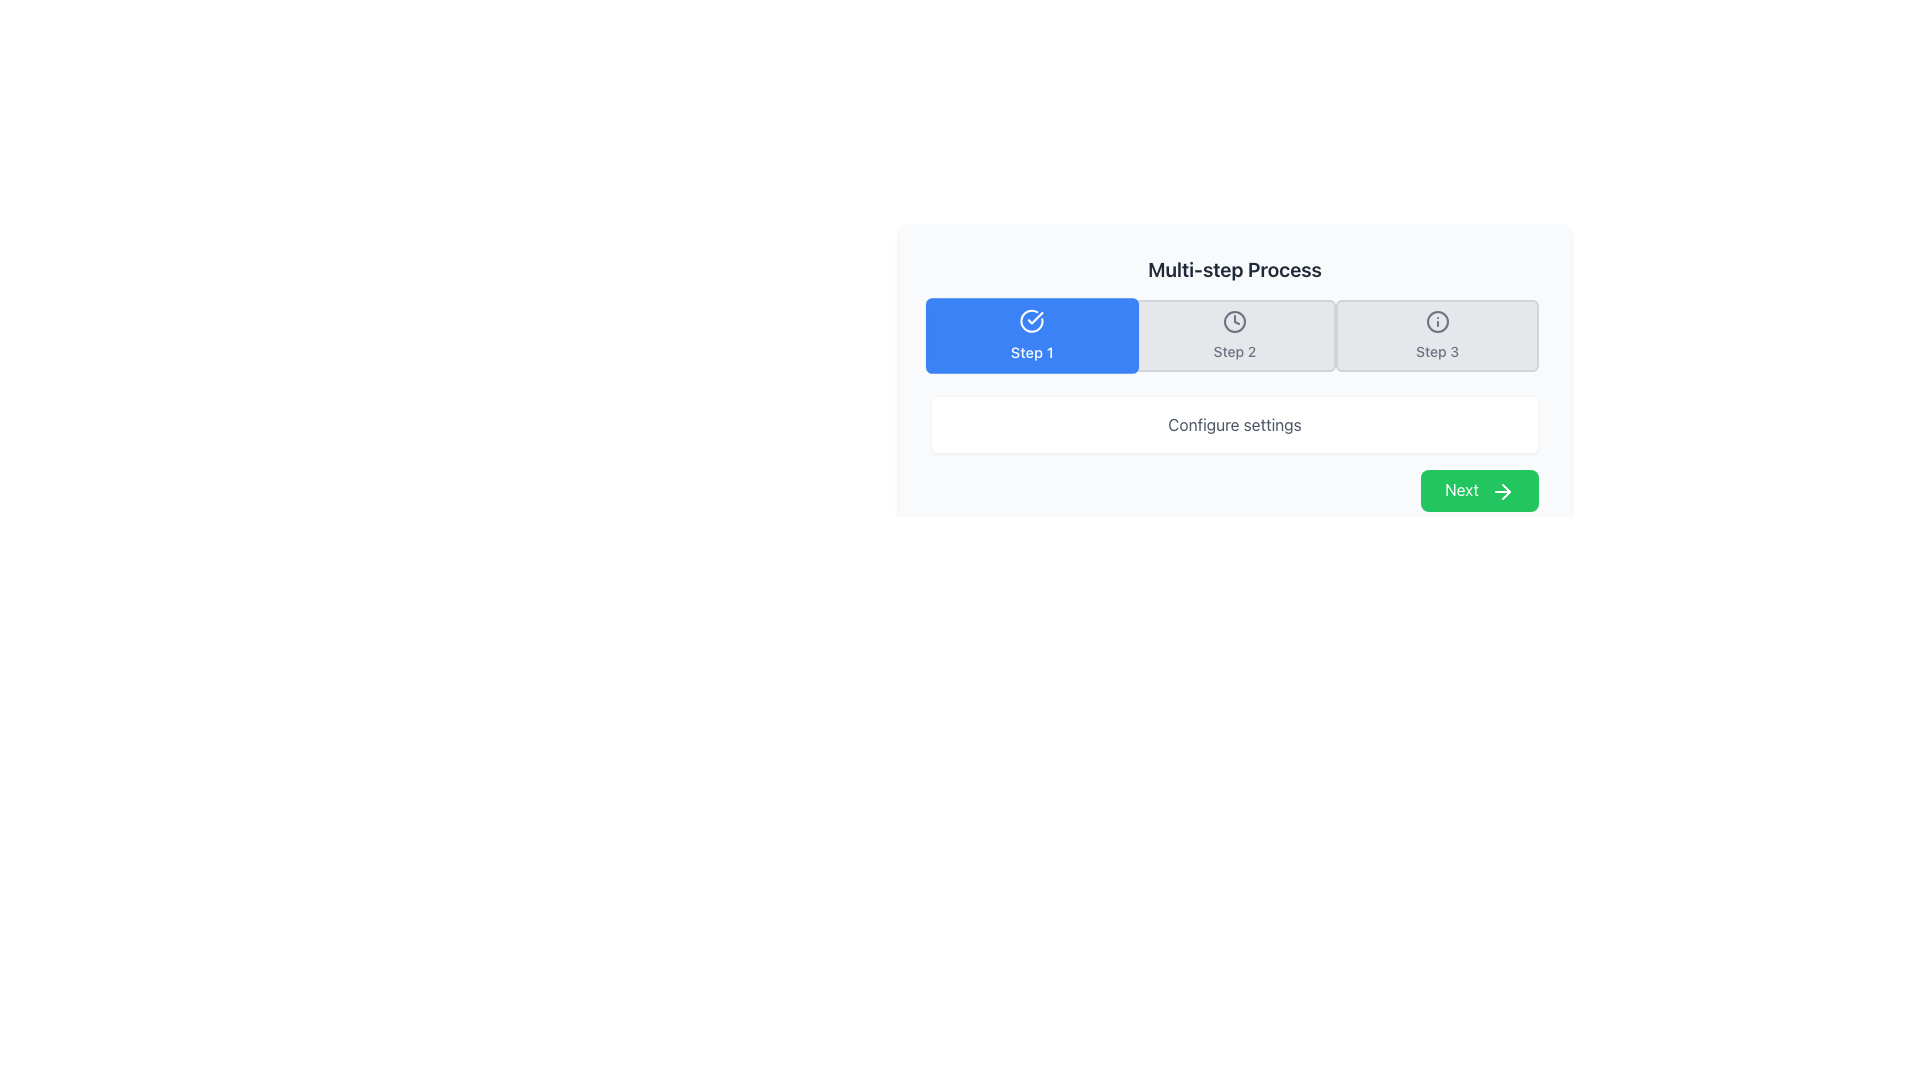  I want to click on the first button in the horizontal step progress indicator, so click(1032, 334).